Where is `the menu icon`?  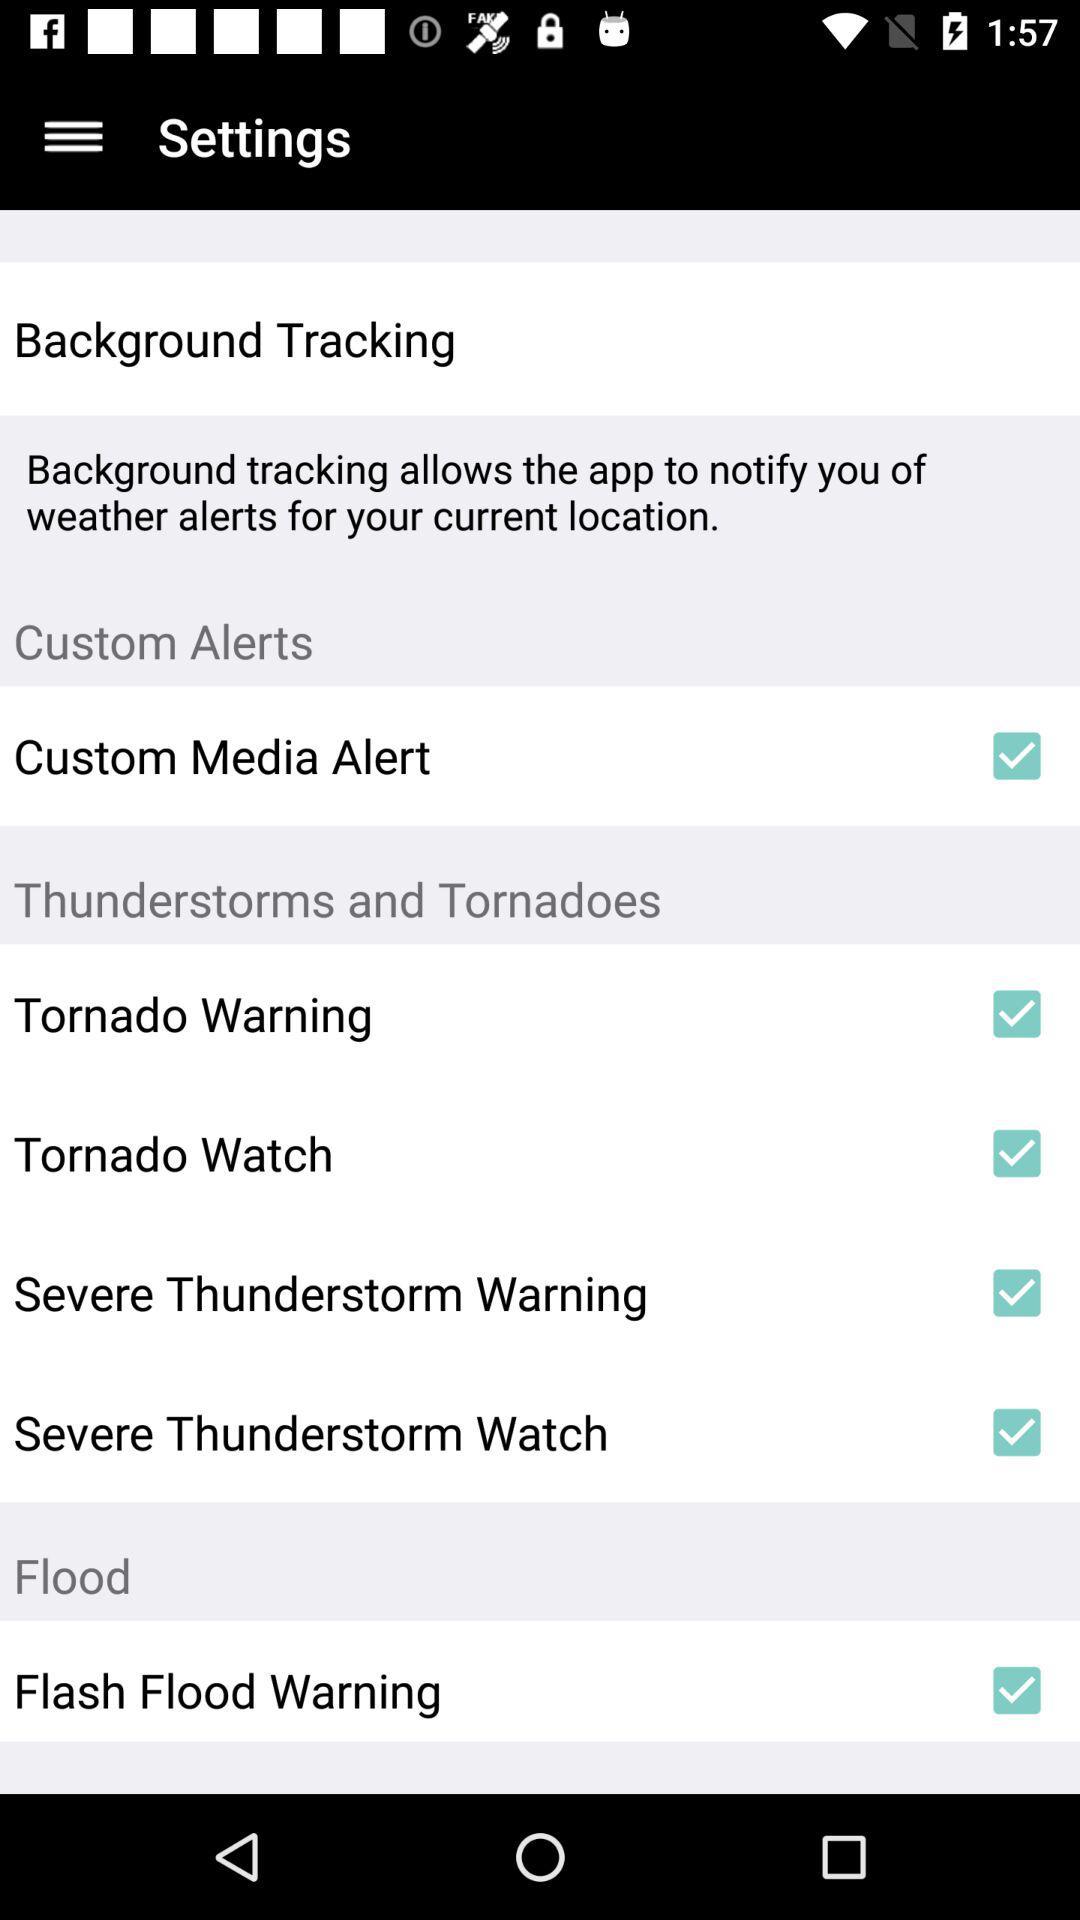
the menu icon is located at coordinates (72, 135).